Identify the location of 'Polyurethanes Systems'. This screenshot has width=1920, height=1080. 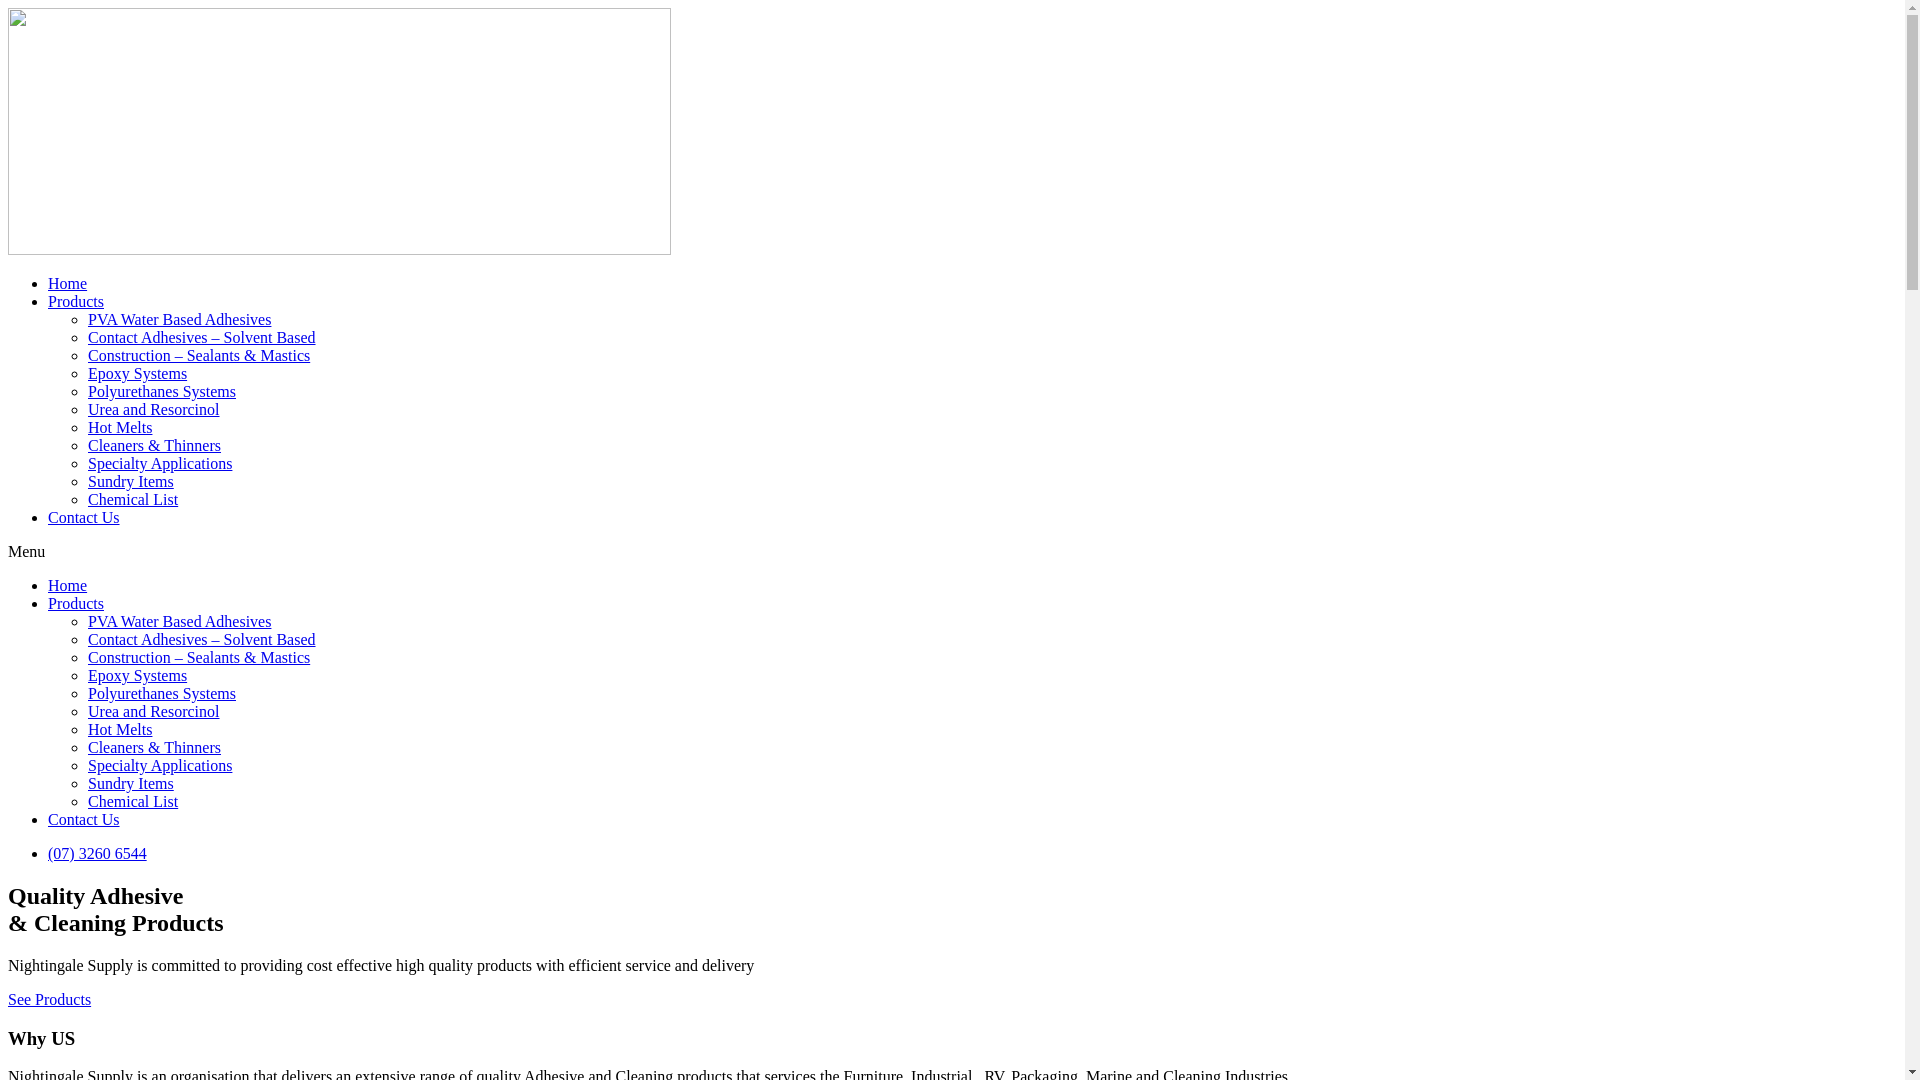
(162, 391).